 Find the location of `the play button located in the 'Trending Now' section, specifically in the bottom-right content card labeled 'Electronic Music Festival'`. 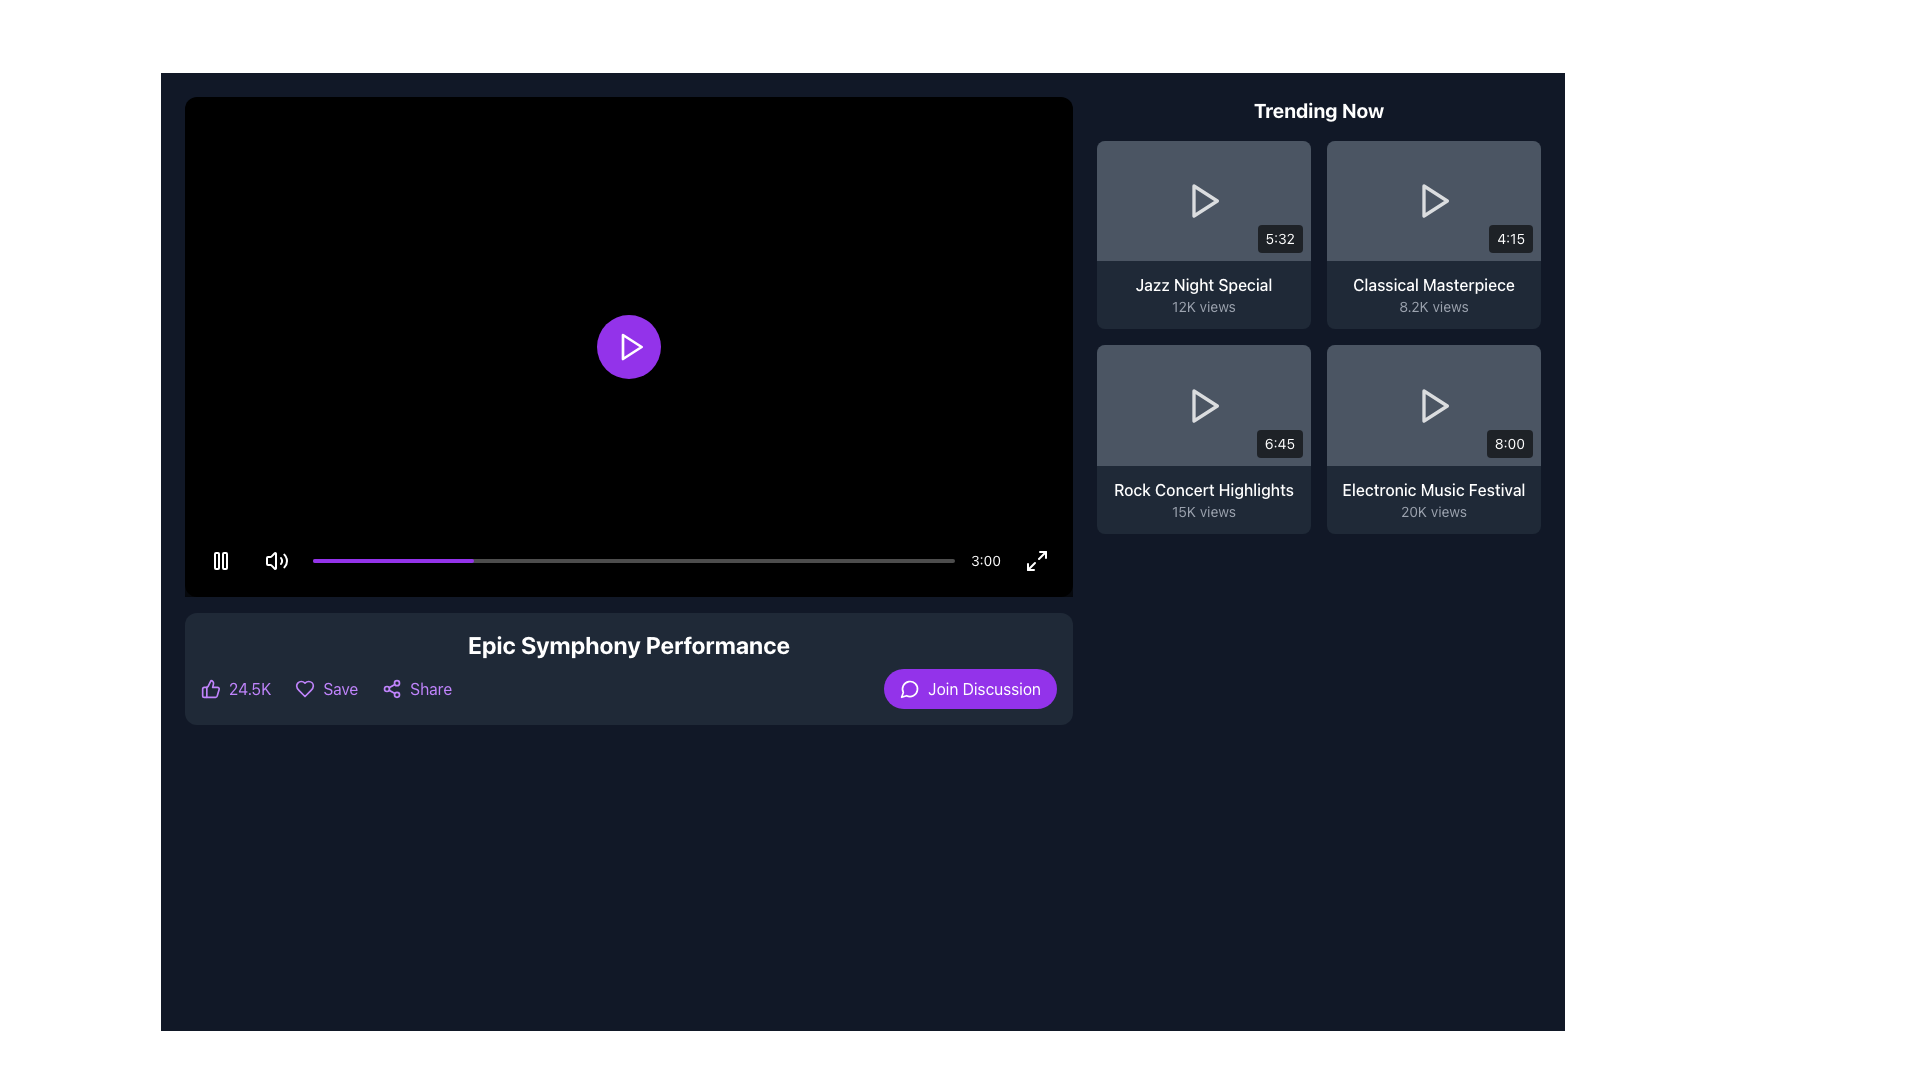

the play button located in the 'Trending Now' section, specifically in the bottom-right content card labeled 'Electronic Music Festival' is located at coordinates (1433, 405).